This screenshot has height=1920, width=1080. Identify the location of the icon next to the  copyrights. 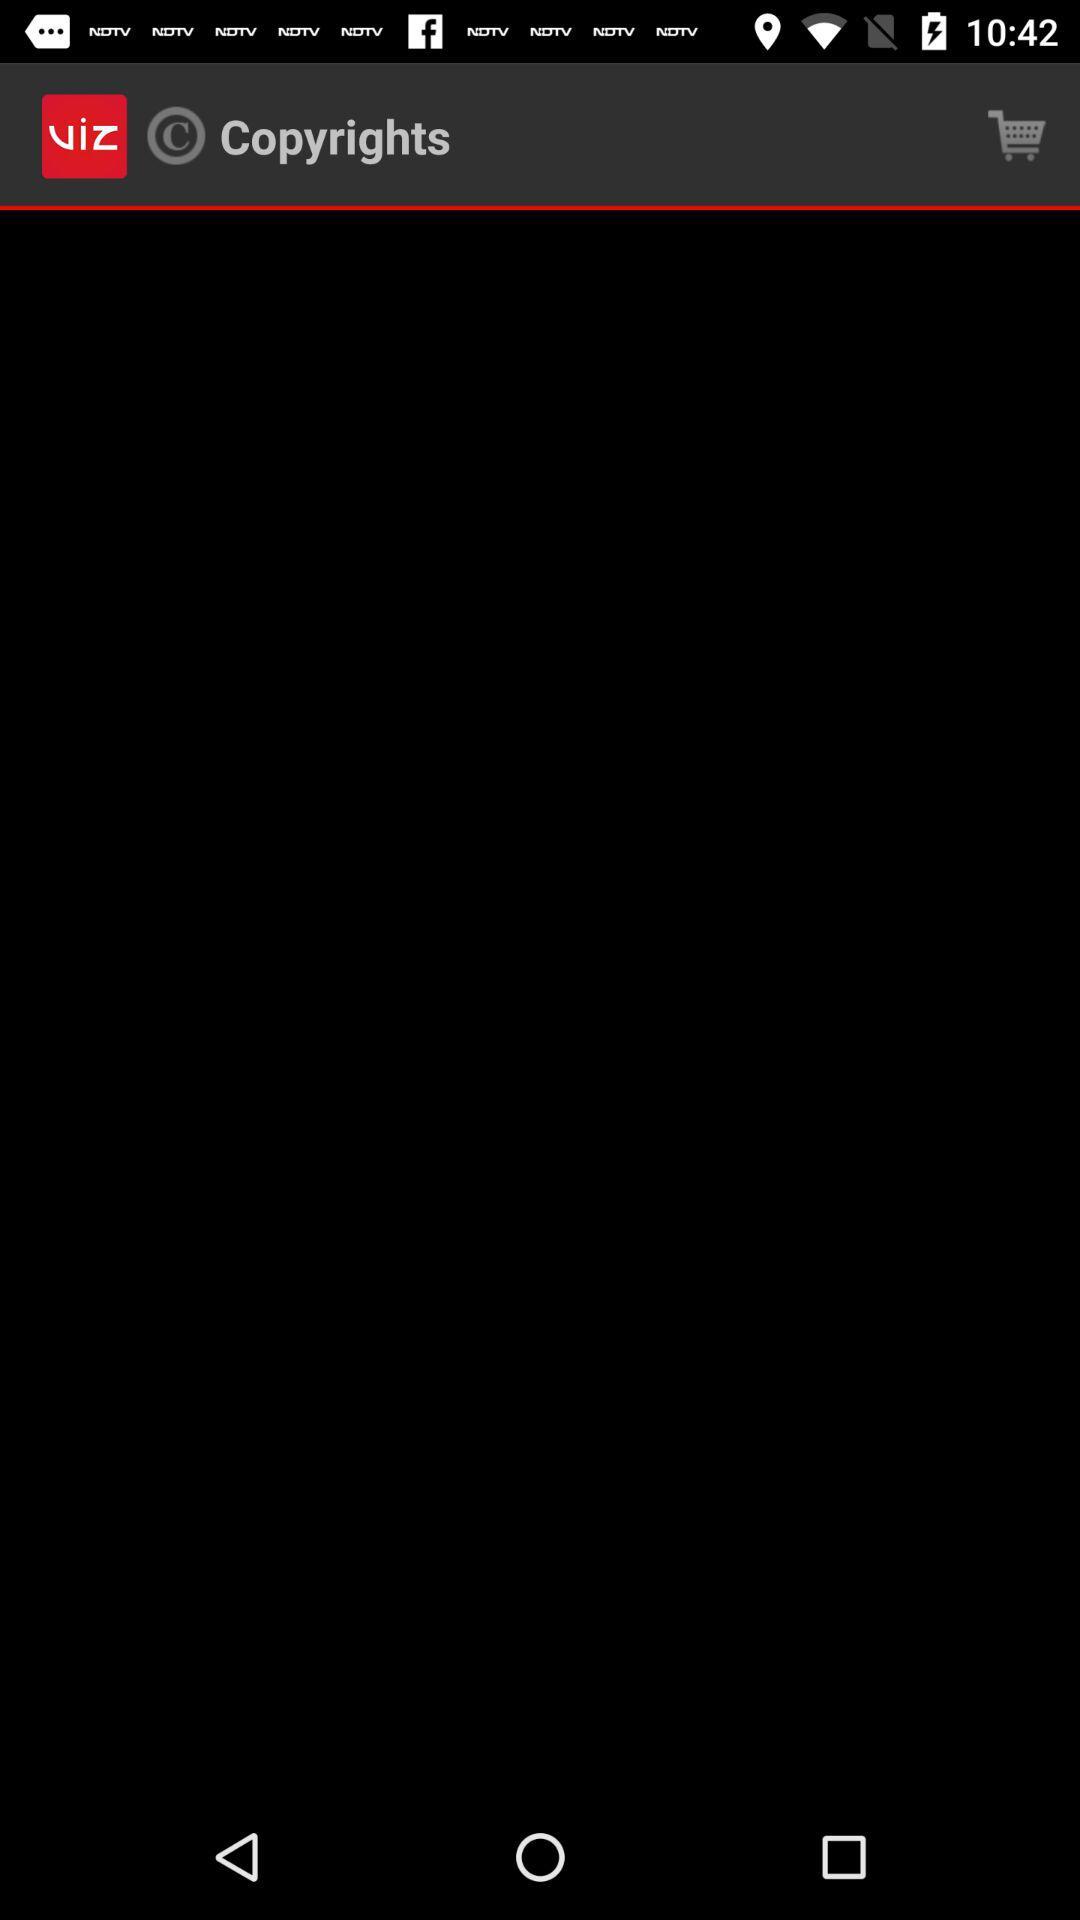
(1017, 135).